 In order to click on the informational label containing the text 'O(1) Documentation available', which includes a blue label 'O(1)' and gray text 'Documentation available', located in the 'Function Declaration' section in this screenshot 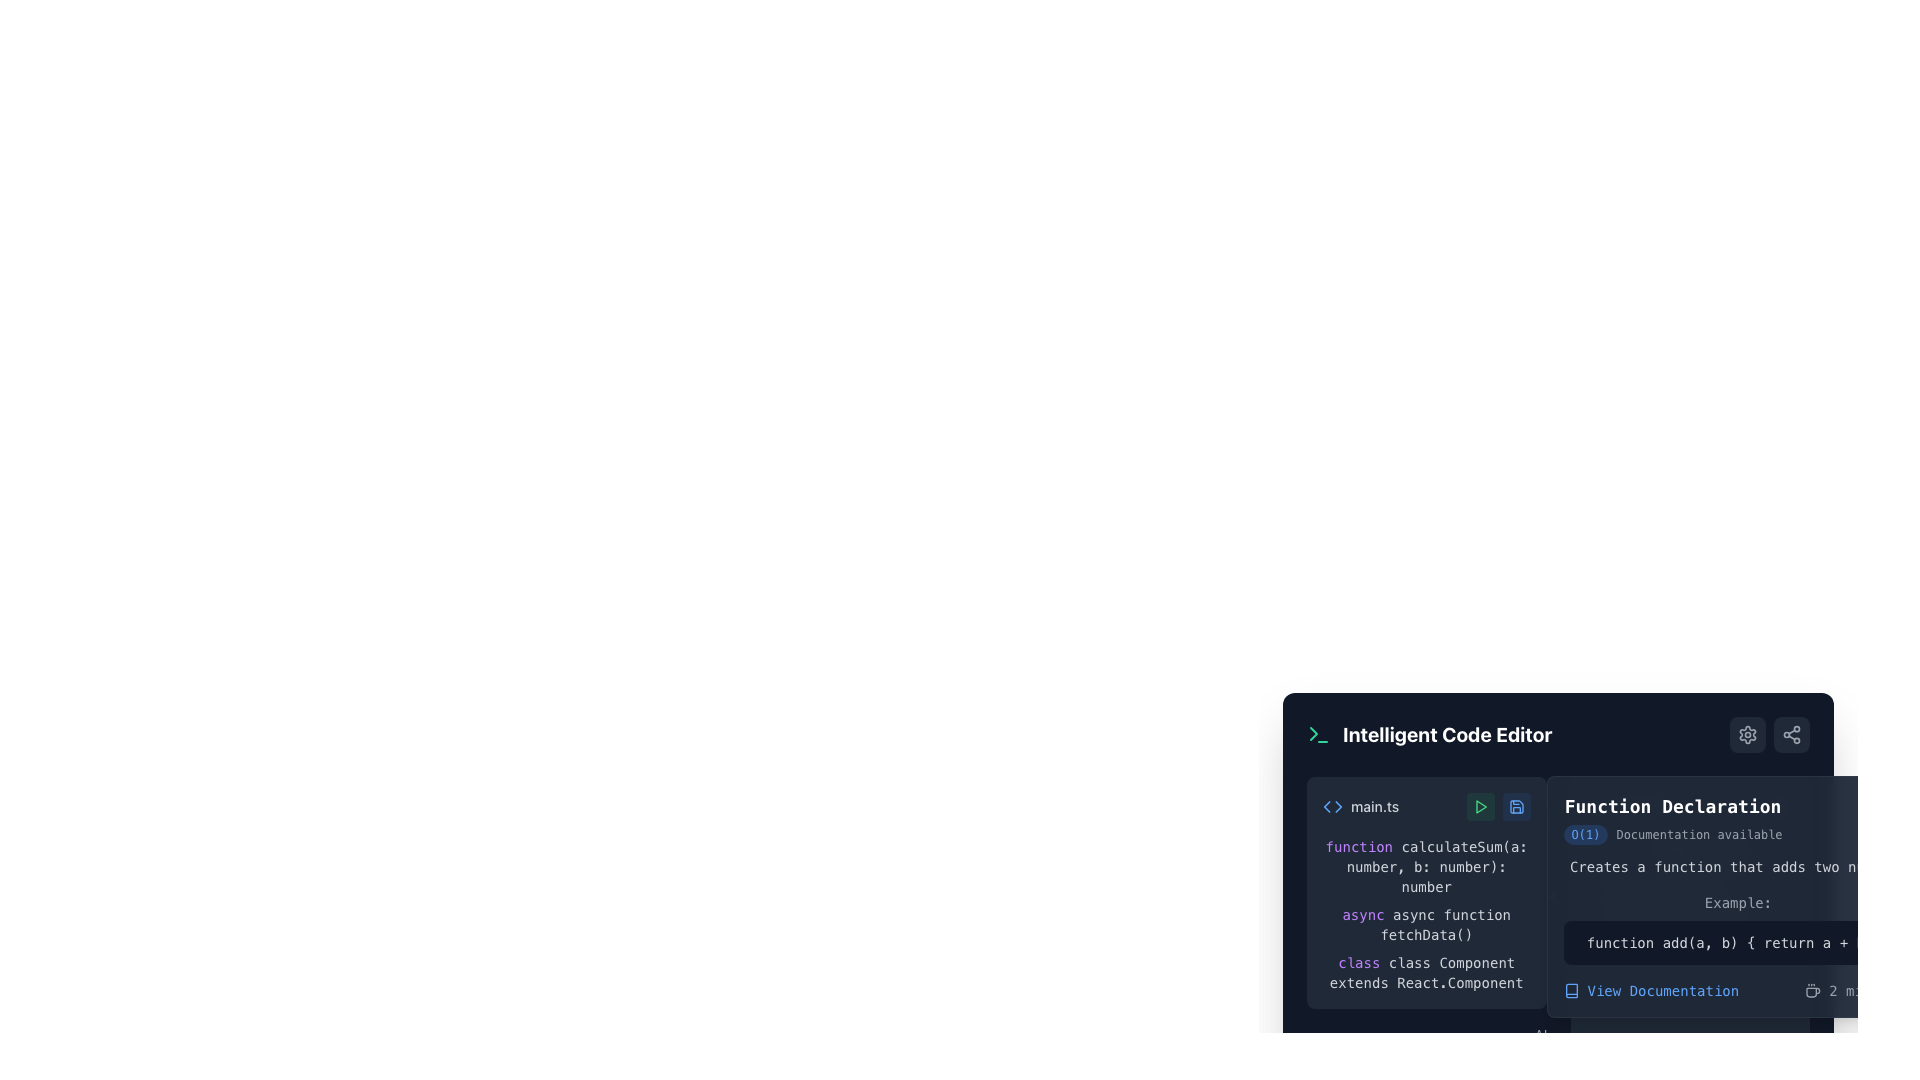, I will do `click(1673, 834)`.